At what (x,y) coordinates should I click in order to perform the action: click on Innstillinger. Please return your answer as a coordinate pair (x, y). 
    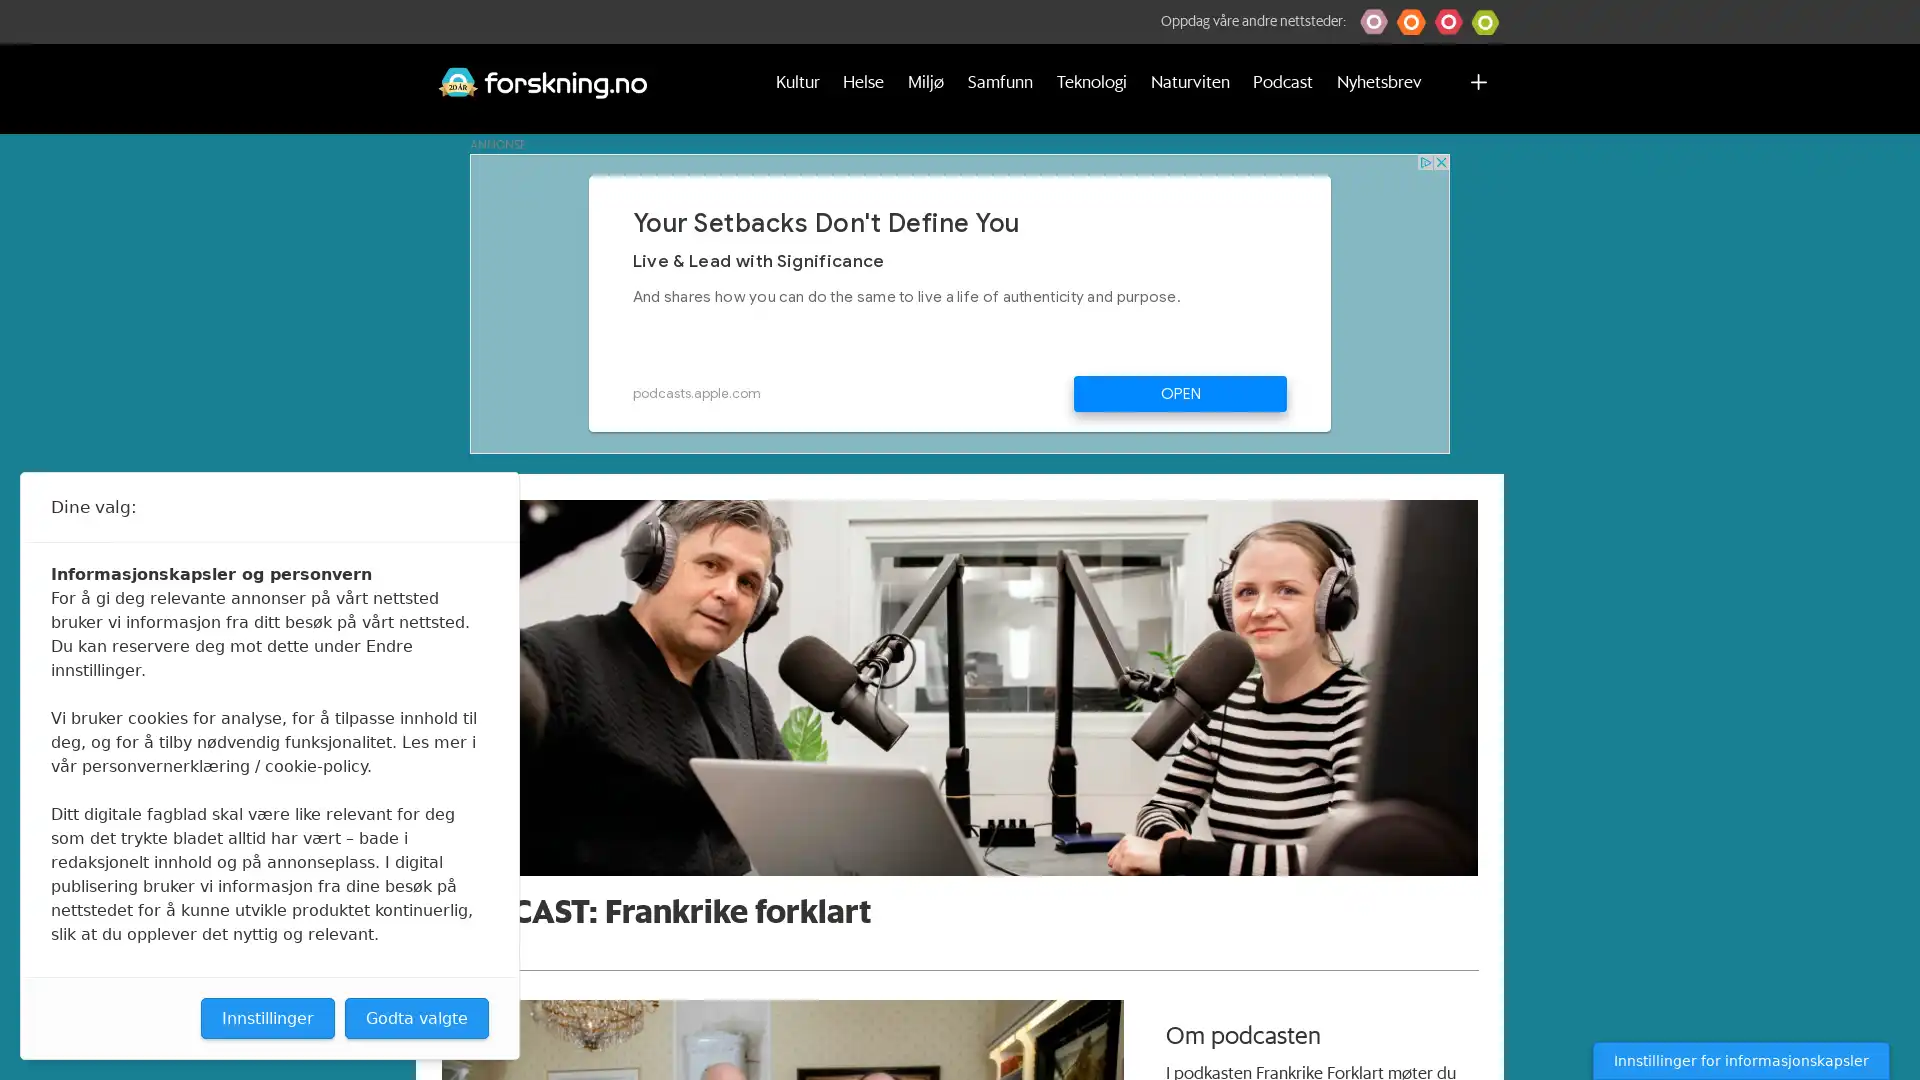
    Looking at the image, I should click on (267, 1018).